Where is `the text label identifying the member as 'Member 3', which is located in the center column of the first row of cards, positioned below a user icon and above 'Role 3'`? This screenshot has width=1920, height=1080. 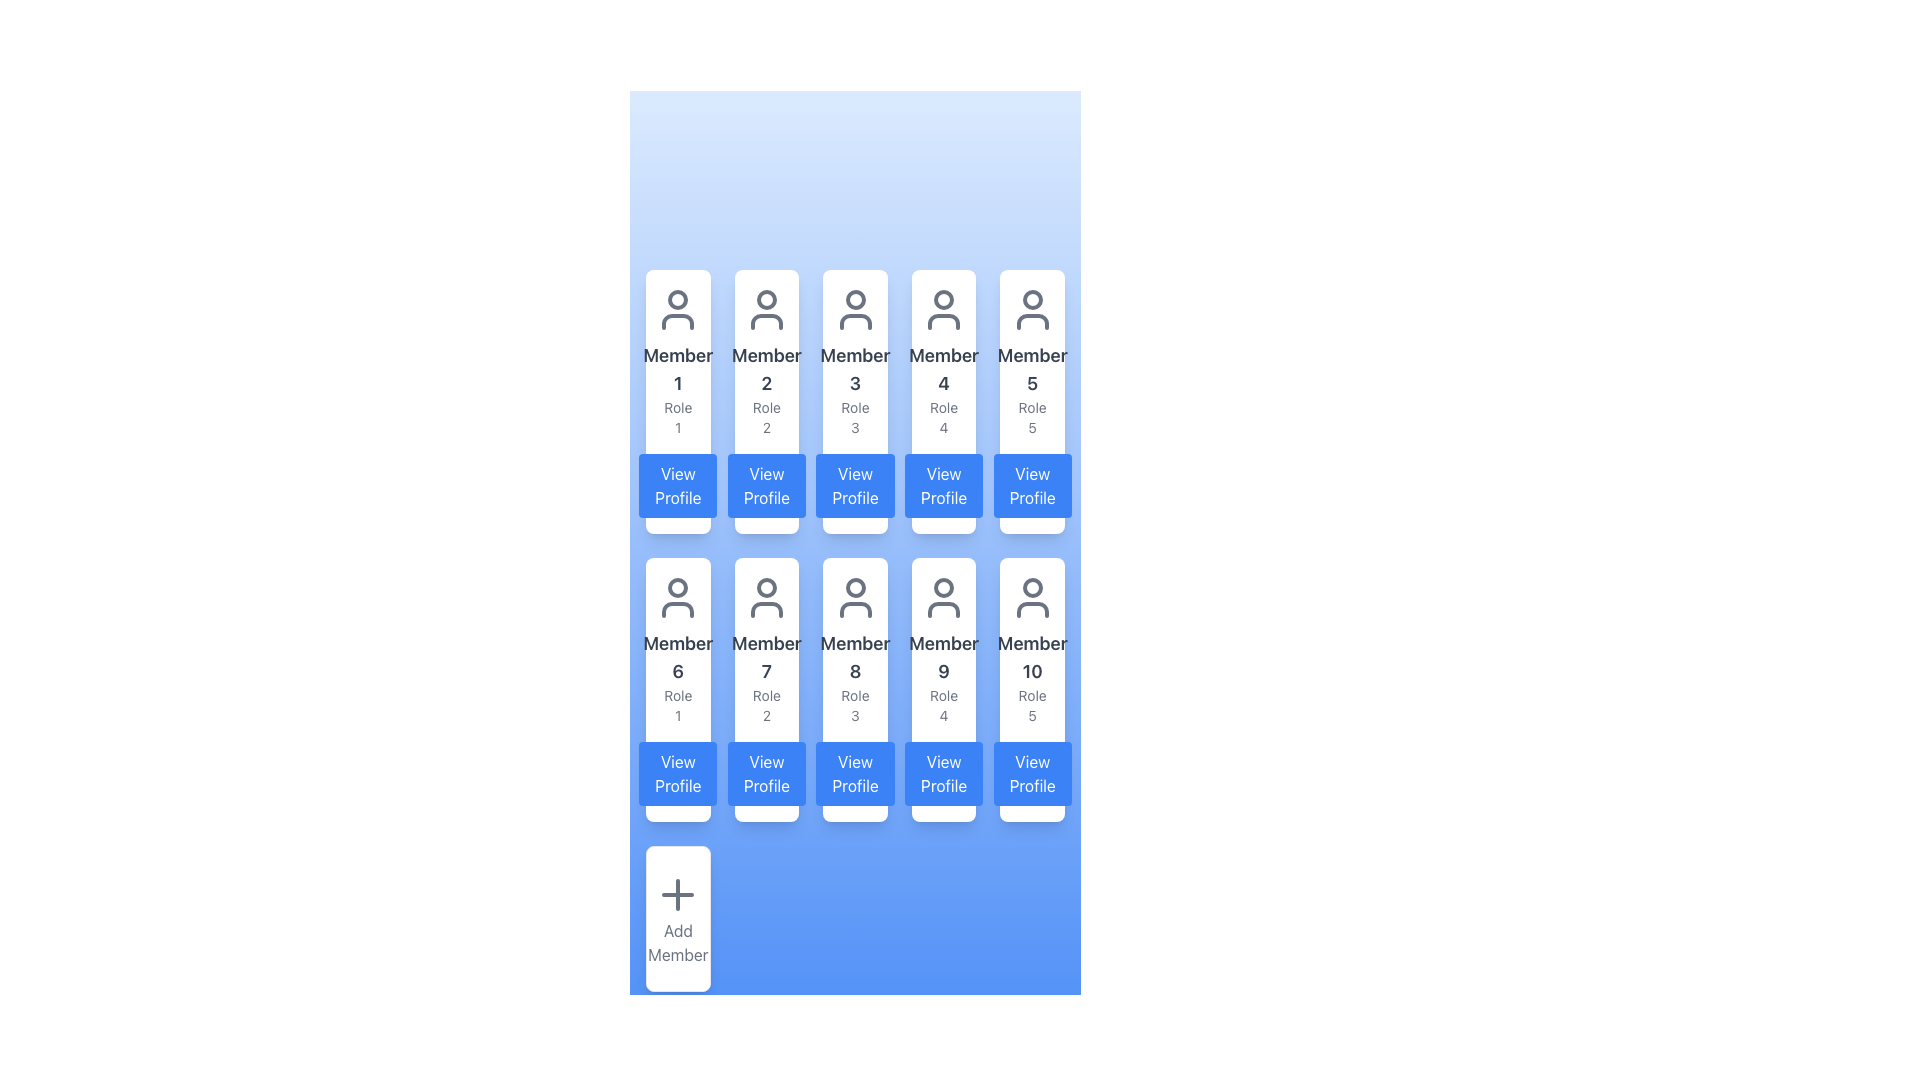 the text label identifying the member as 'Member 3', which is located in the center column of the first row of cards, positioned below a user icon and above 'Role 3' is located at coordinates (855, 370).